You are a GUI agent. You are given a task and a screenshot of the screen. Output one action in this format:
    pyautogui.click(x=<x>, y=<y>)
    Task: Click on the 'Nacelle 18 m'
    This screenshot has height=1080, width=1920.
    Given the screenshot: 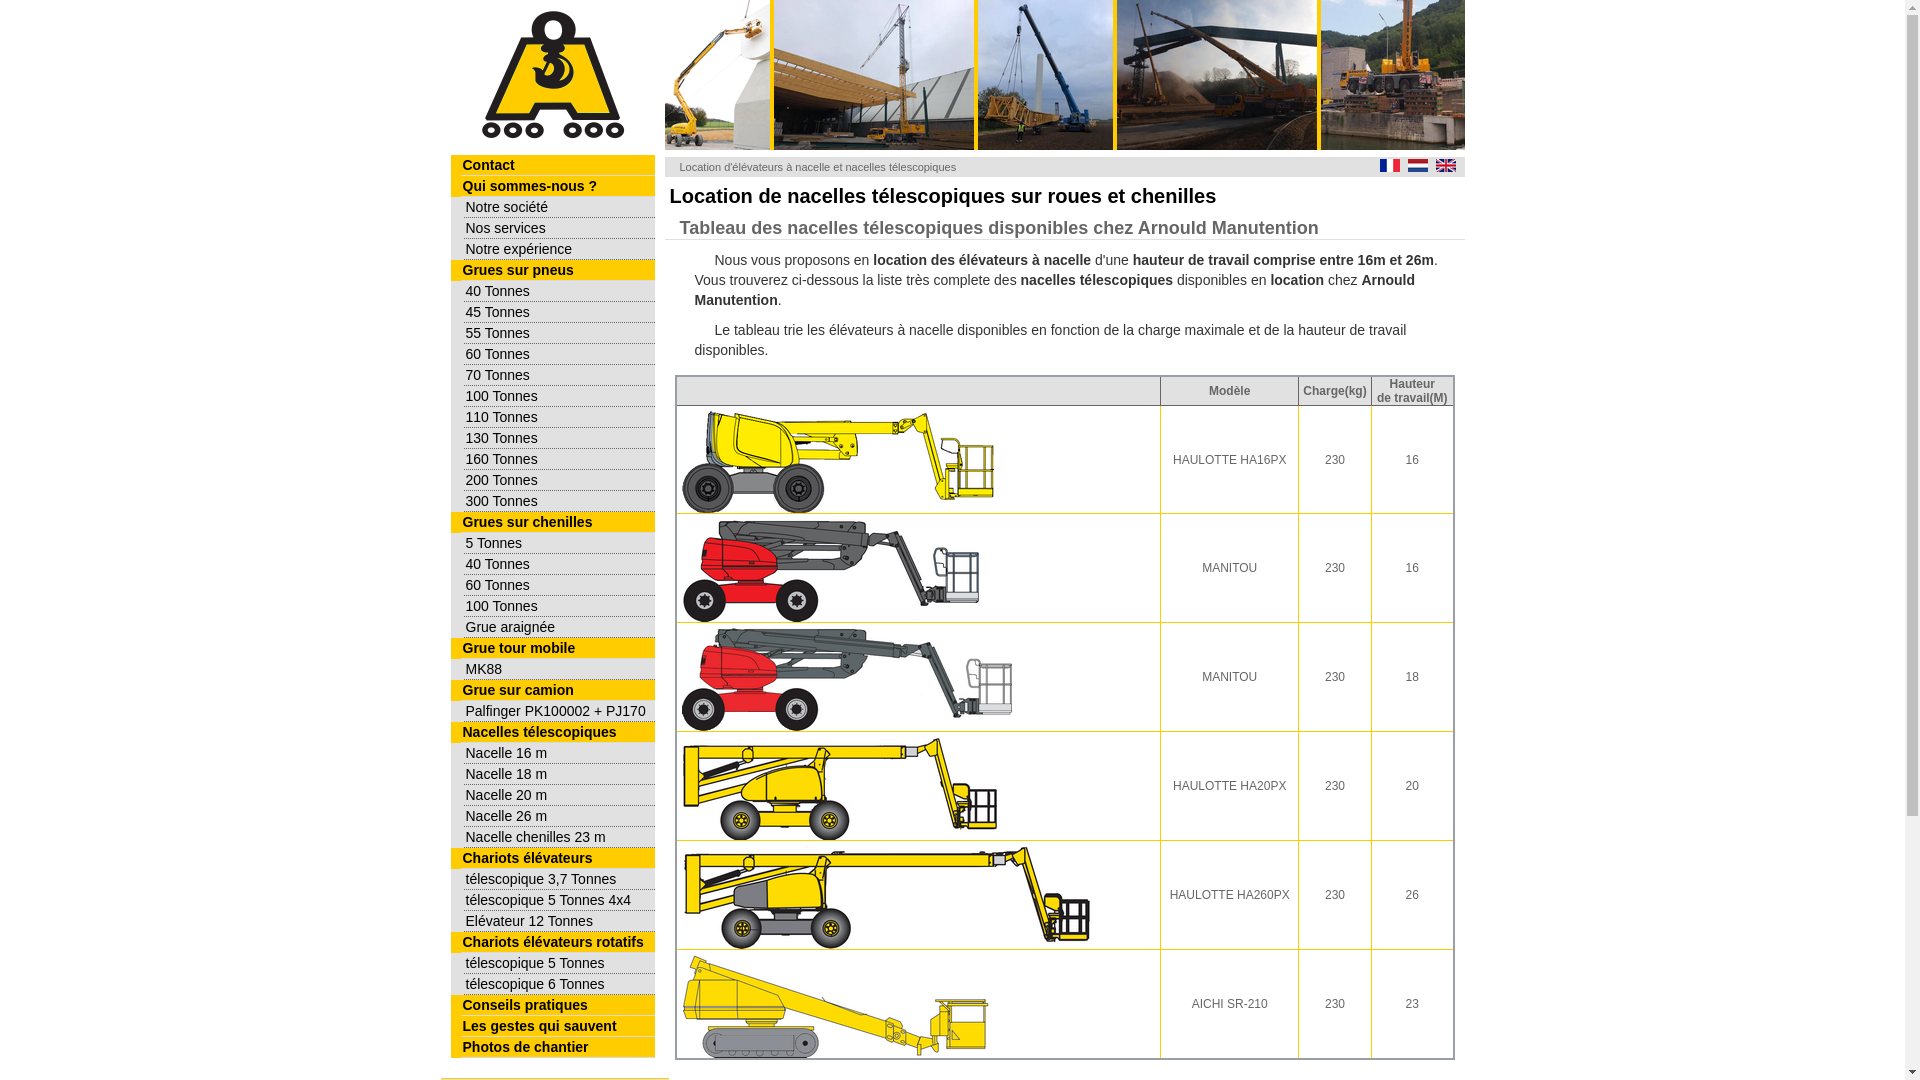 What is the action you would take?
    pyautogui.click(x=463, y=773)
    